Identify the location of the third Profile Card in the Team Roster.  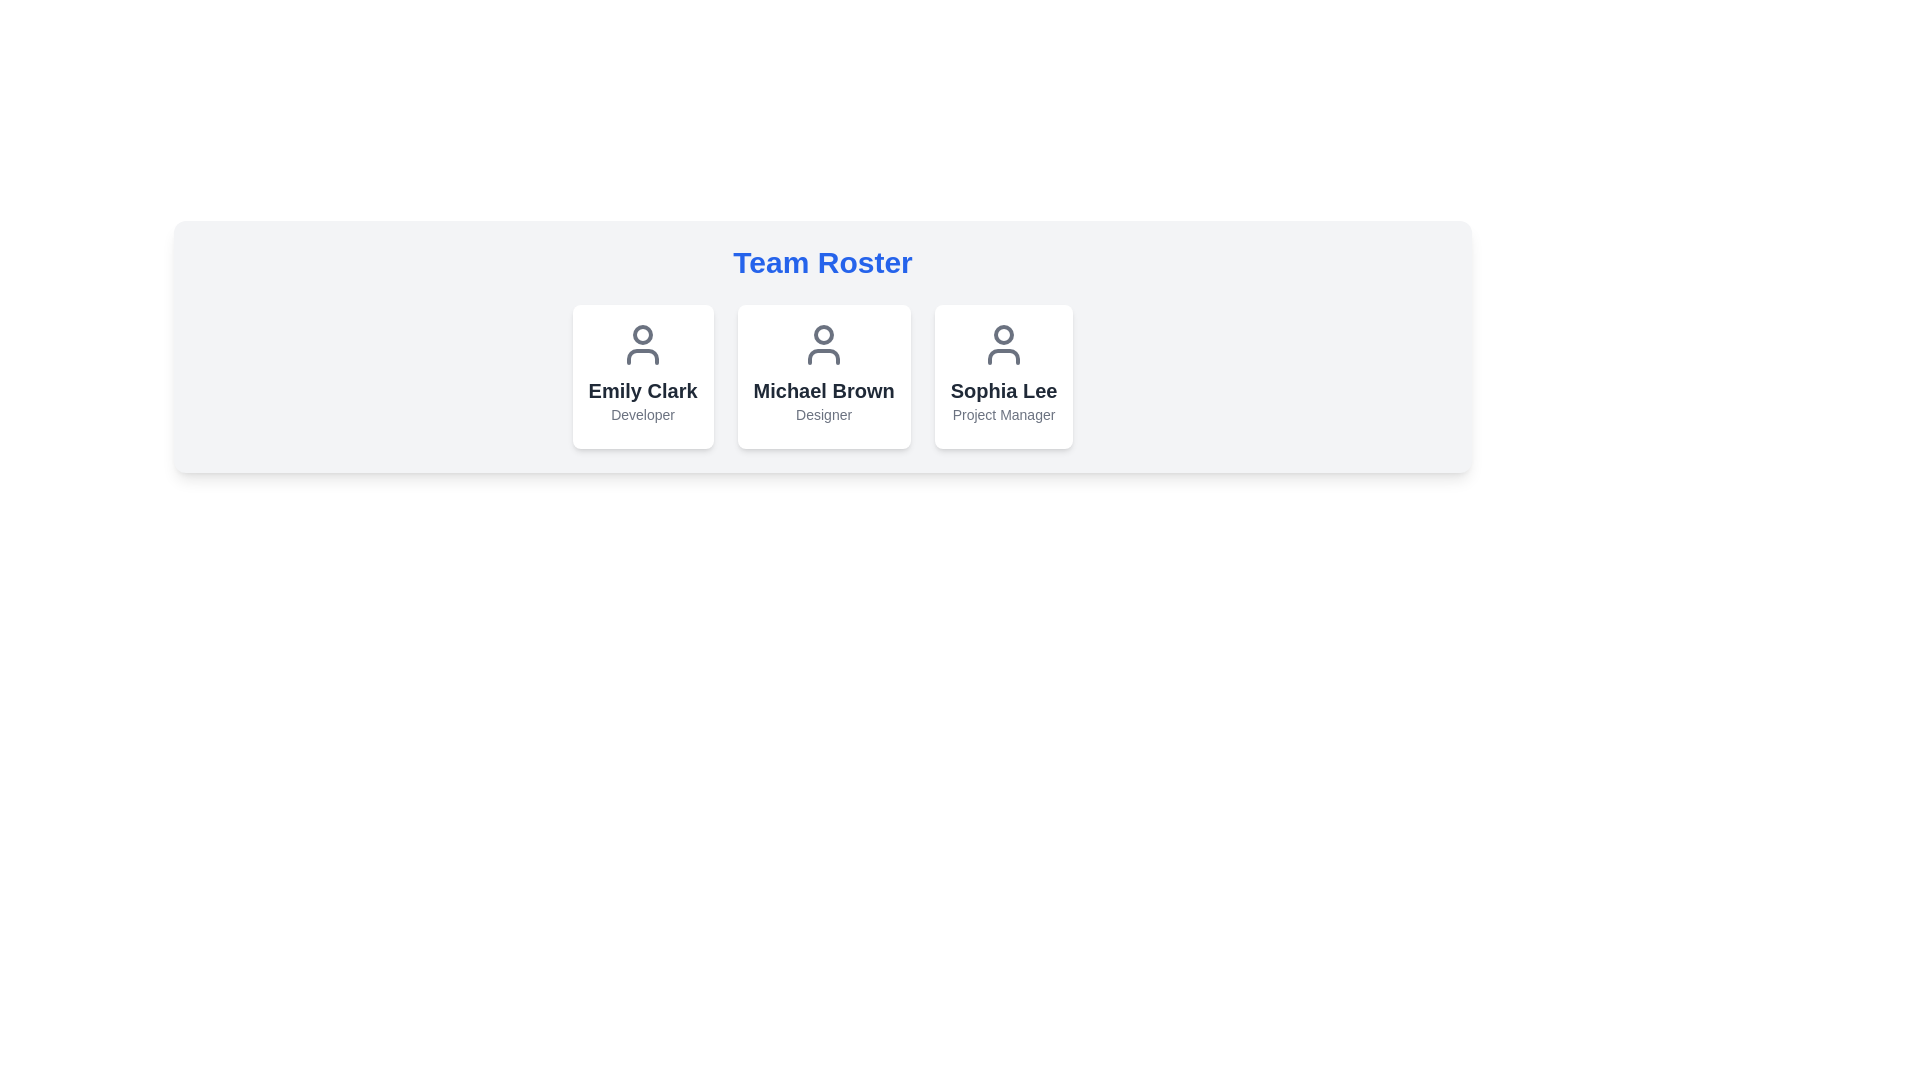
(1003, 377).